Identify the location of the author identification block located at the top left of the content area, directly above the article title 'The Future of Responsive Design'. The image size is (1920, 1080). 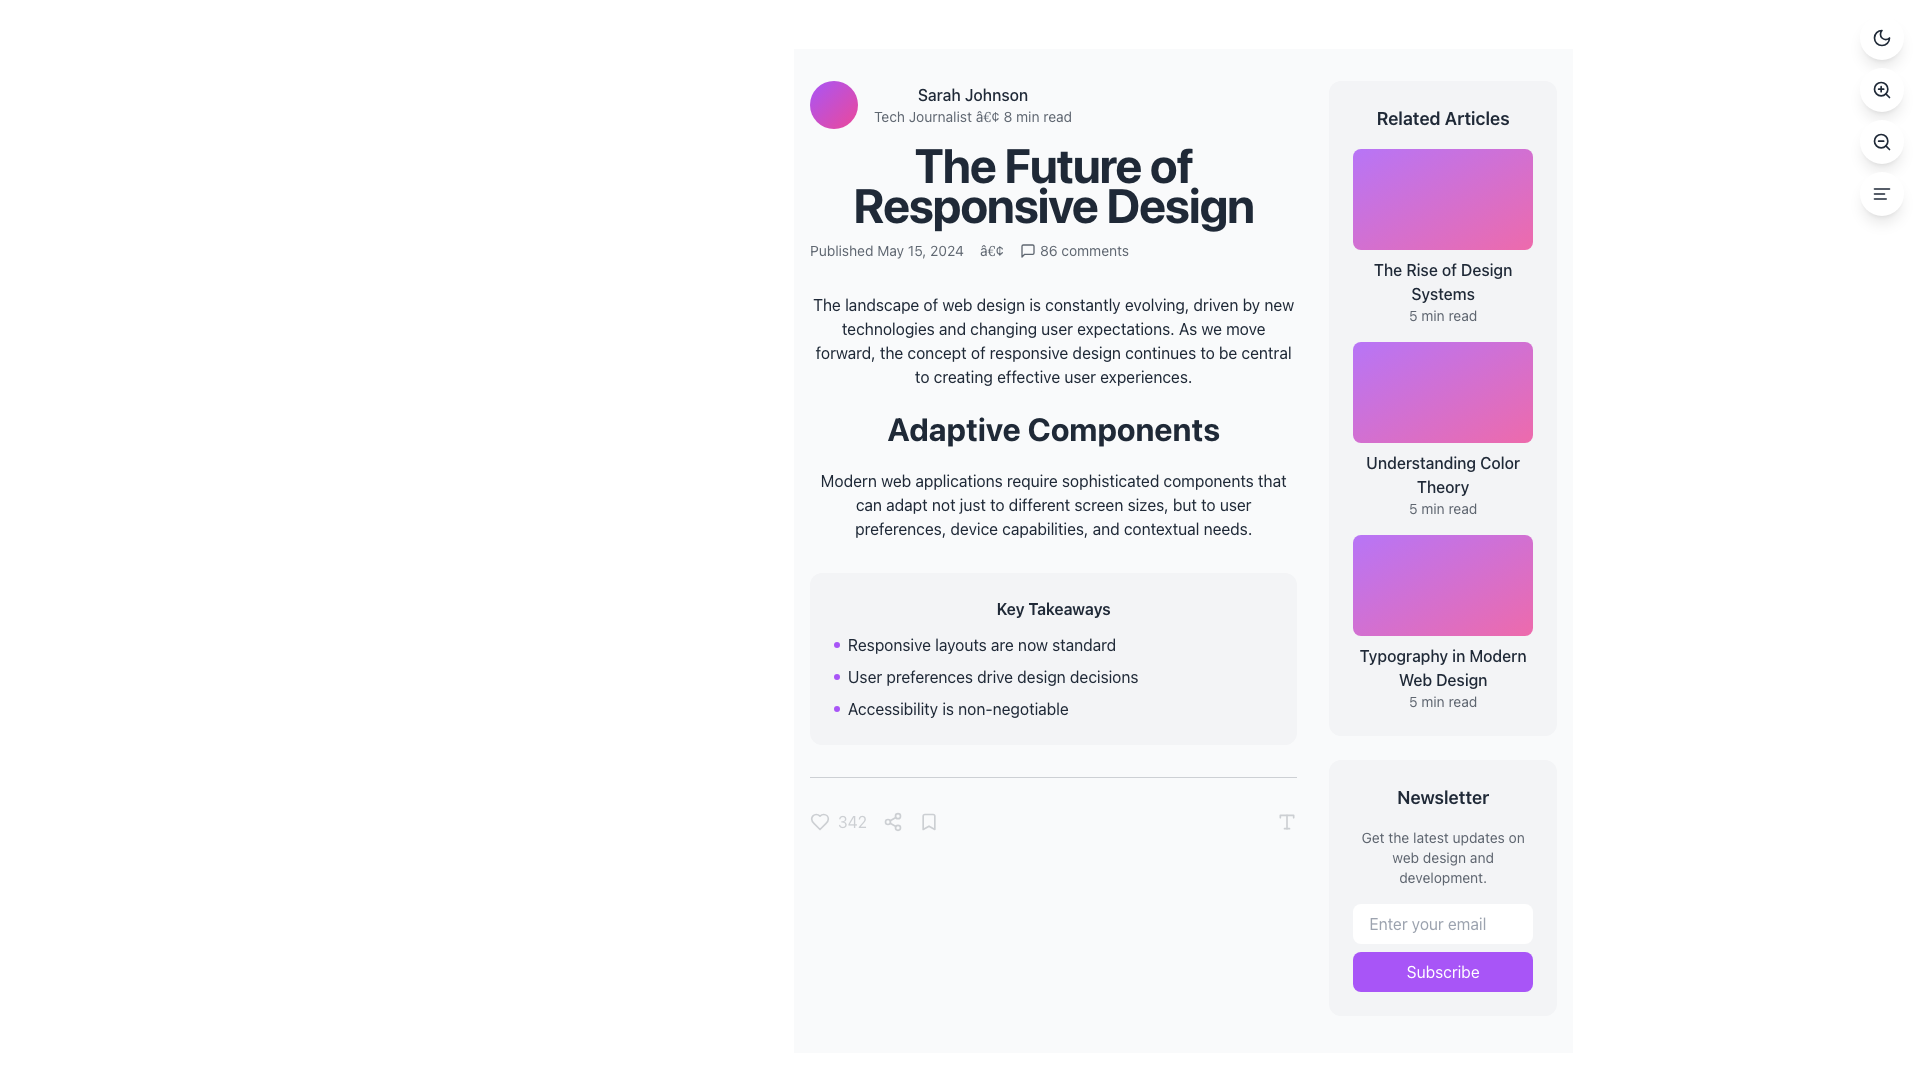
(1052, 104).